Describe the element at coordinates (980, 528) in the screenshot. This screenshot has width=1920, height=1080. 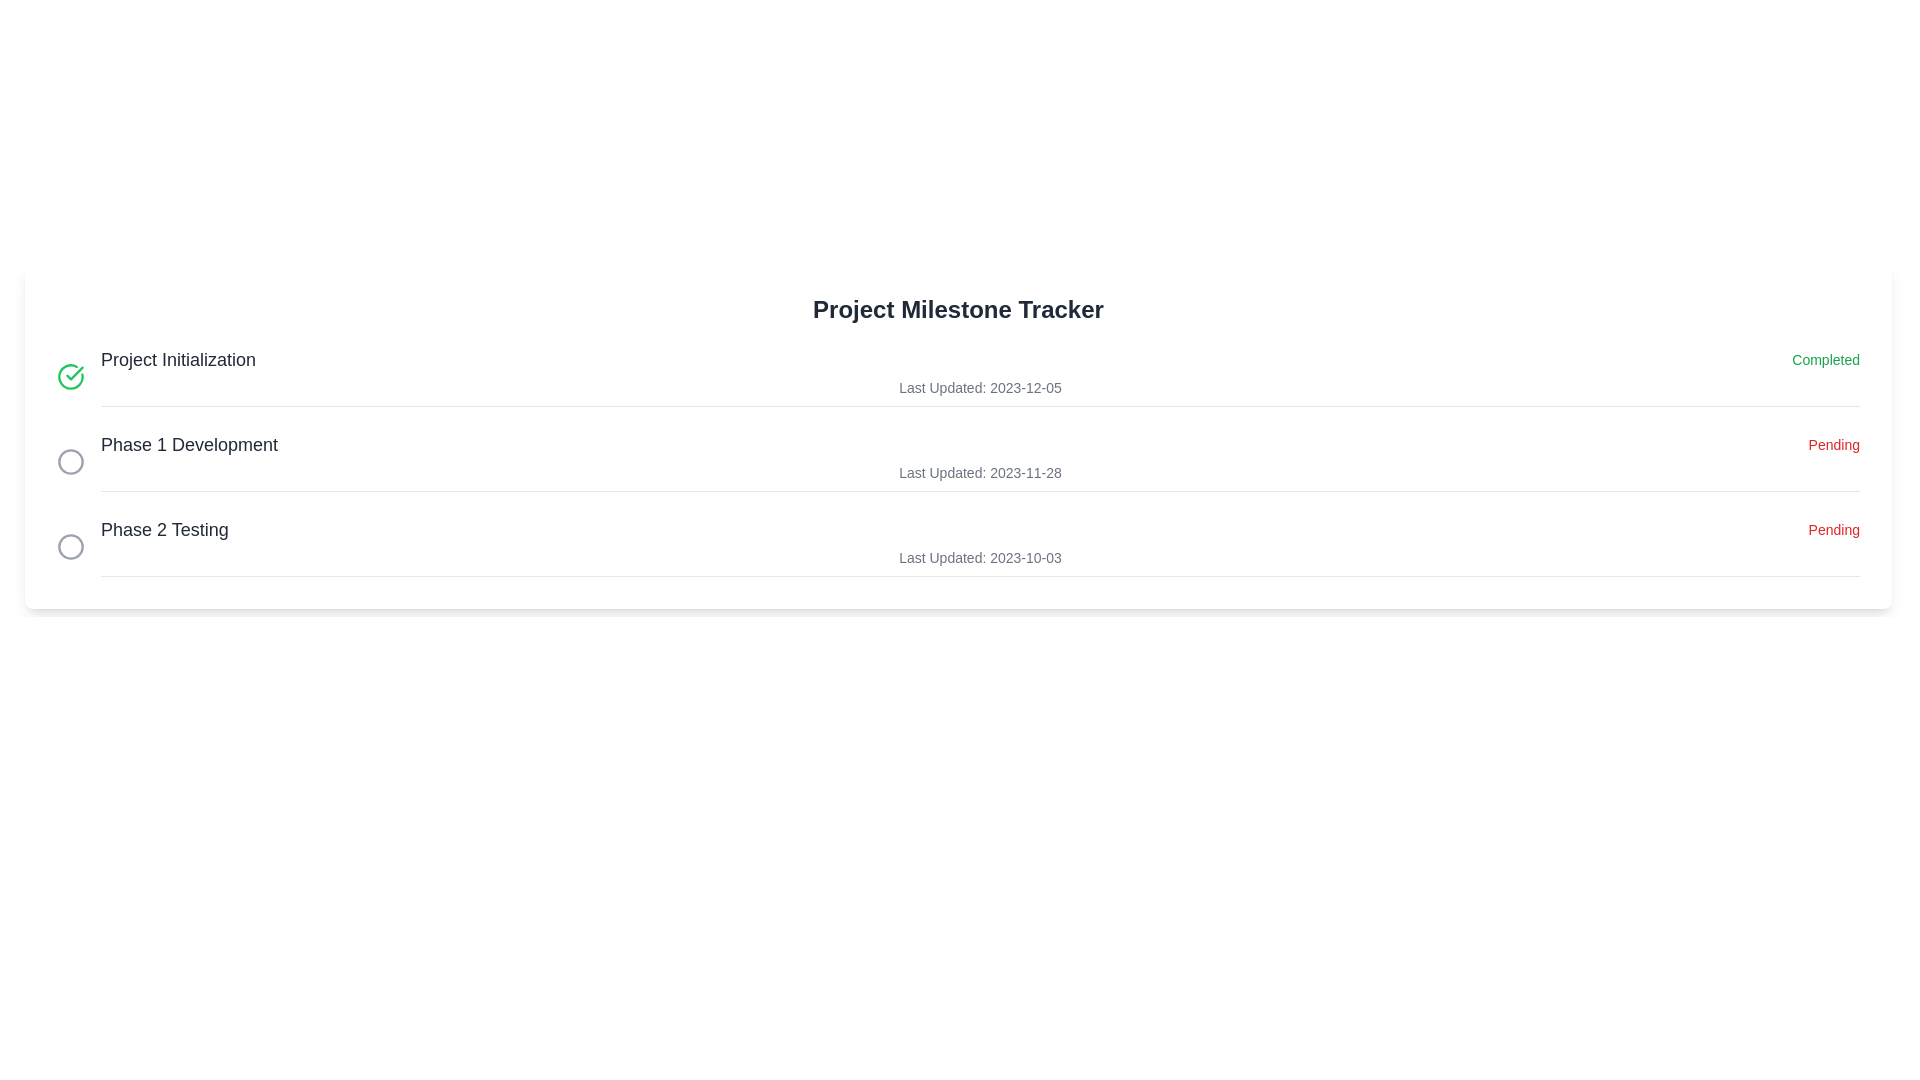
I see `status indicator for the 'Phase 2 Testing' milestone, which currently shows 'Pending'` at that location.